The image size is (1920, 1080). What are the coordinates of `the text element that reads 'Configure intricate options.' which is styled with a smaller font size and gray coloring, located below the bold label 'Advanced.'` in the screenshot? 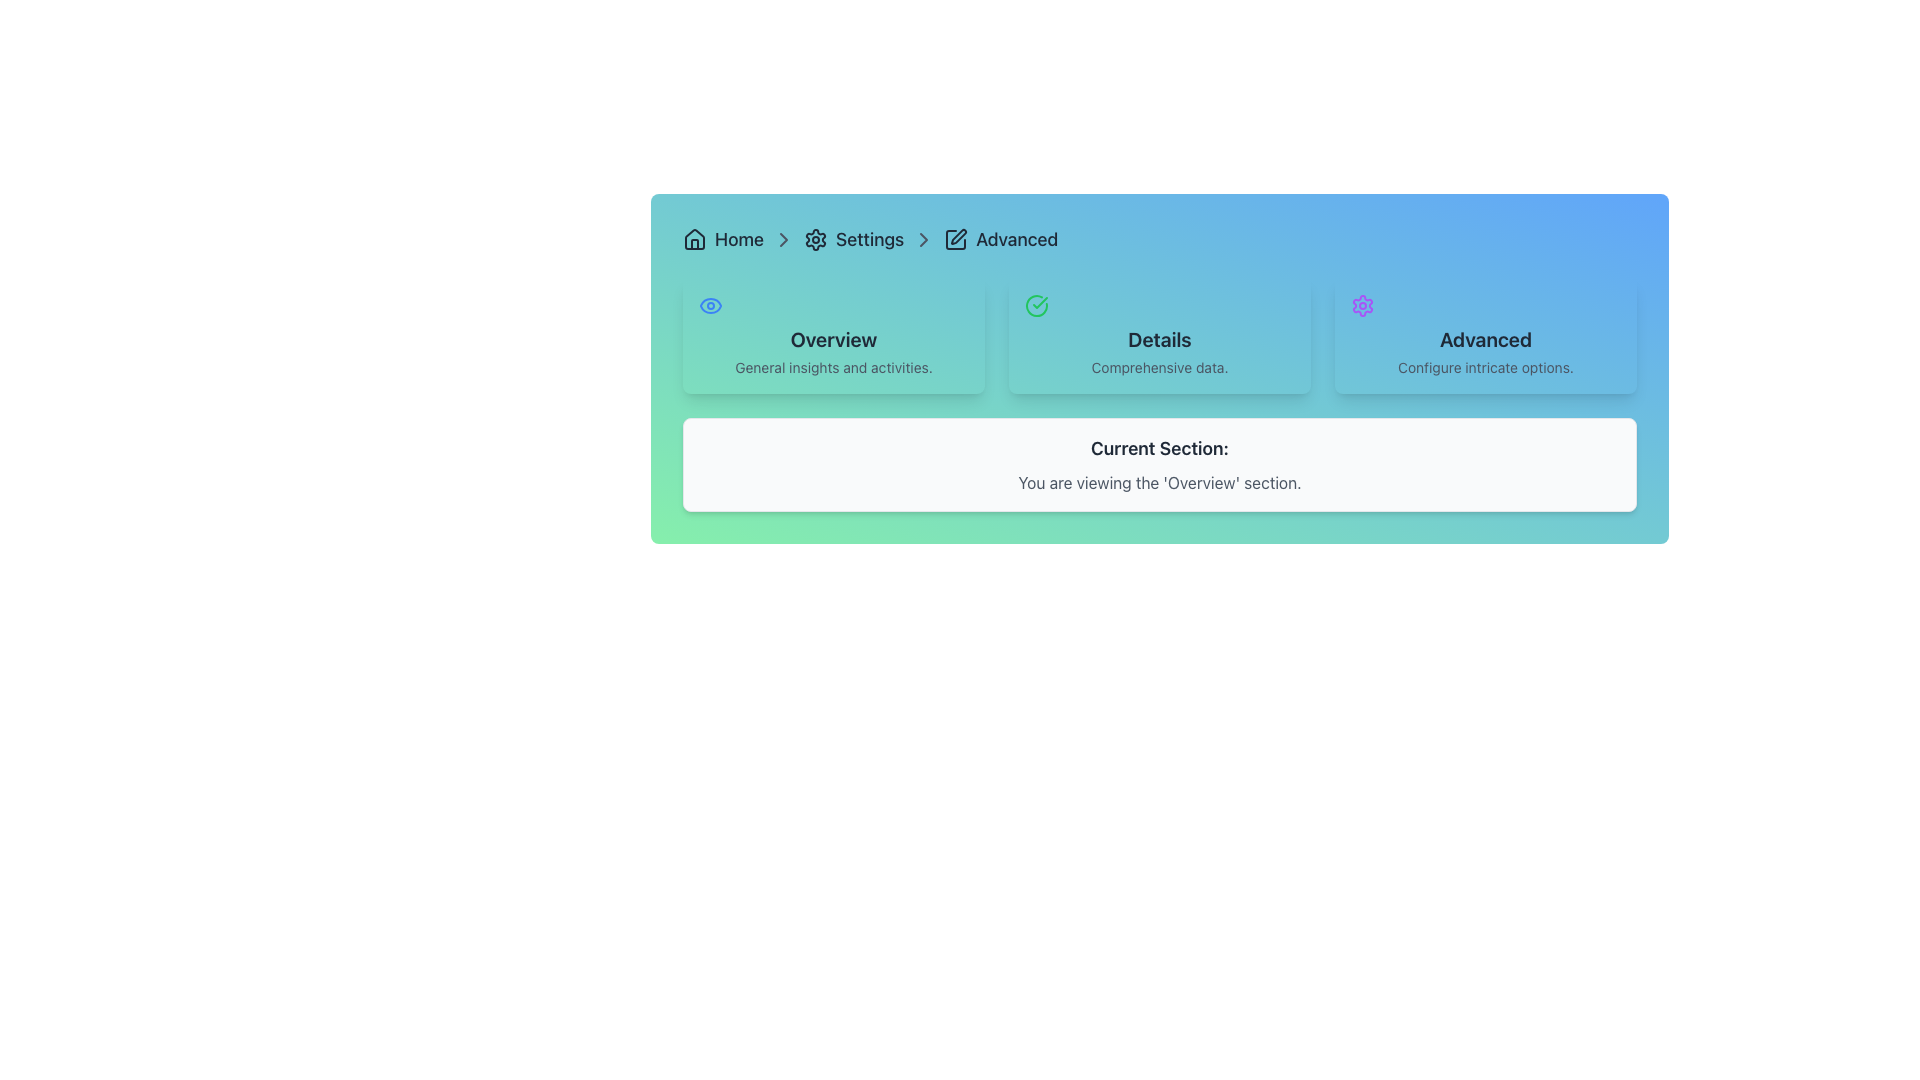 It's located at (1486, 367).